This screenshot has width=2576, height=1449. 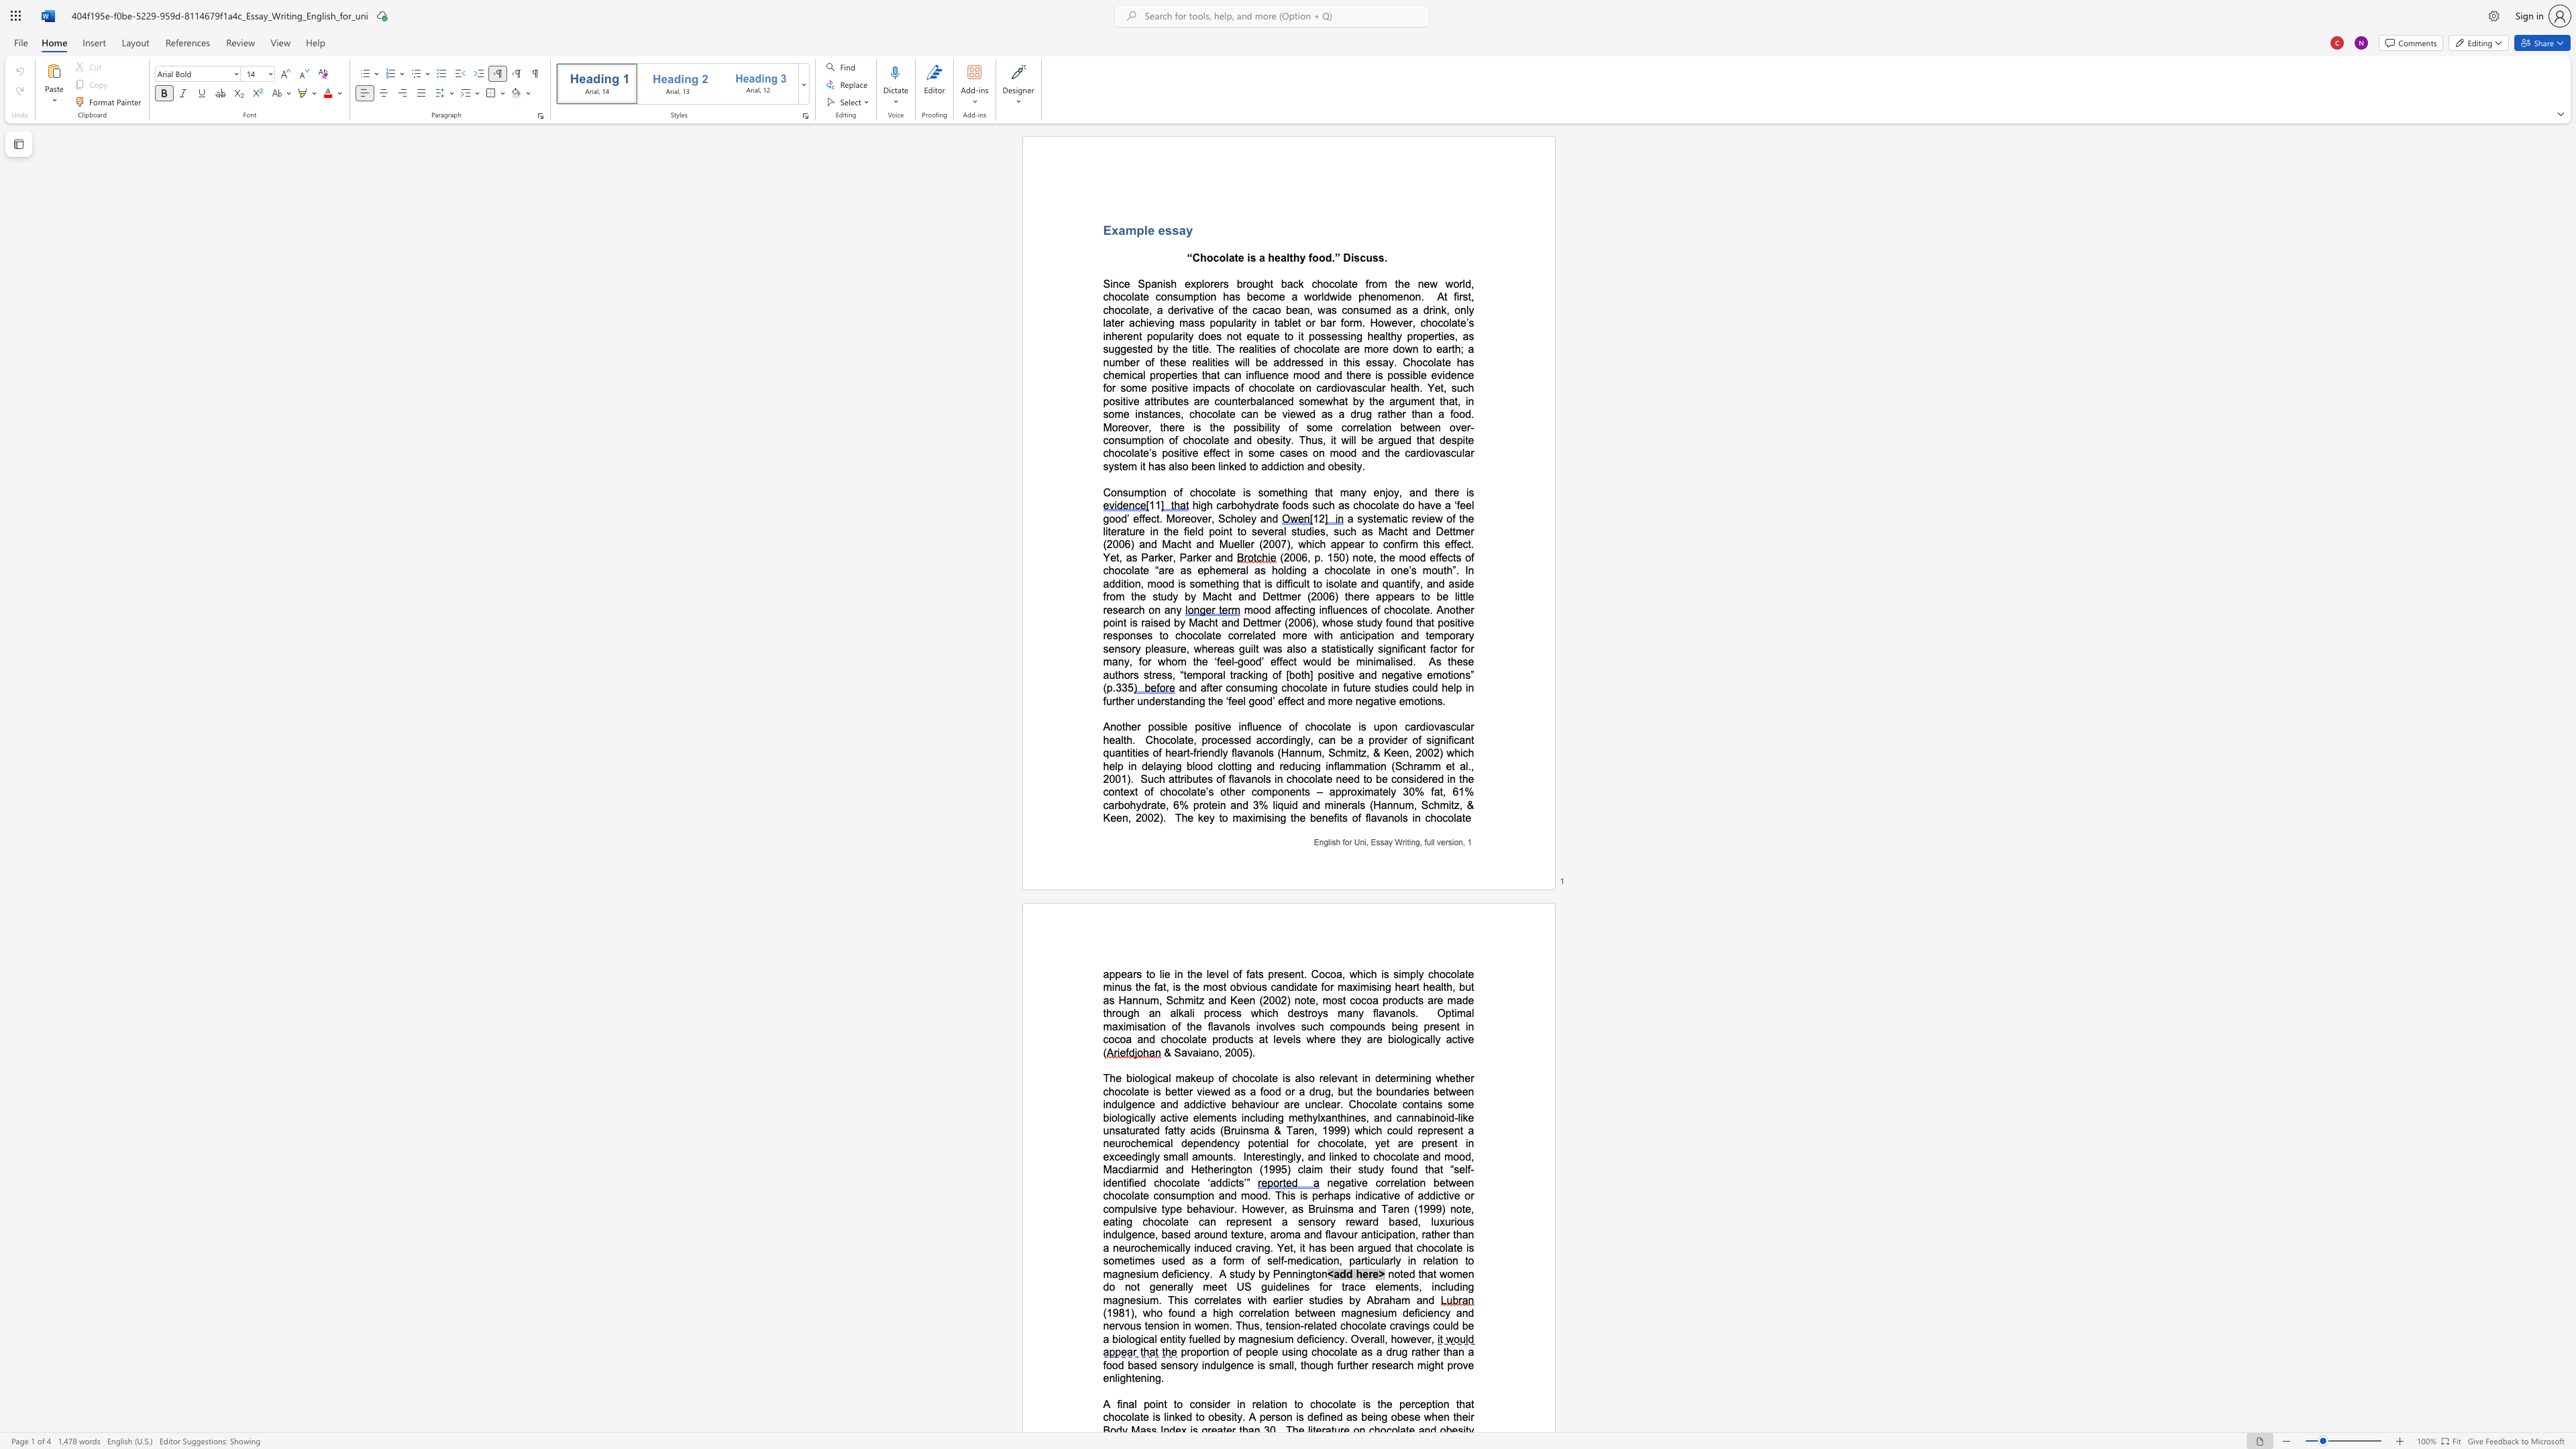 What do you see at coordinates (1249, 1273) in the screenshot?
I see `the subset text "y by Penn" within the text "A study by Pennington"` at bounding box center [1249, 1273].